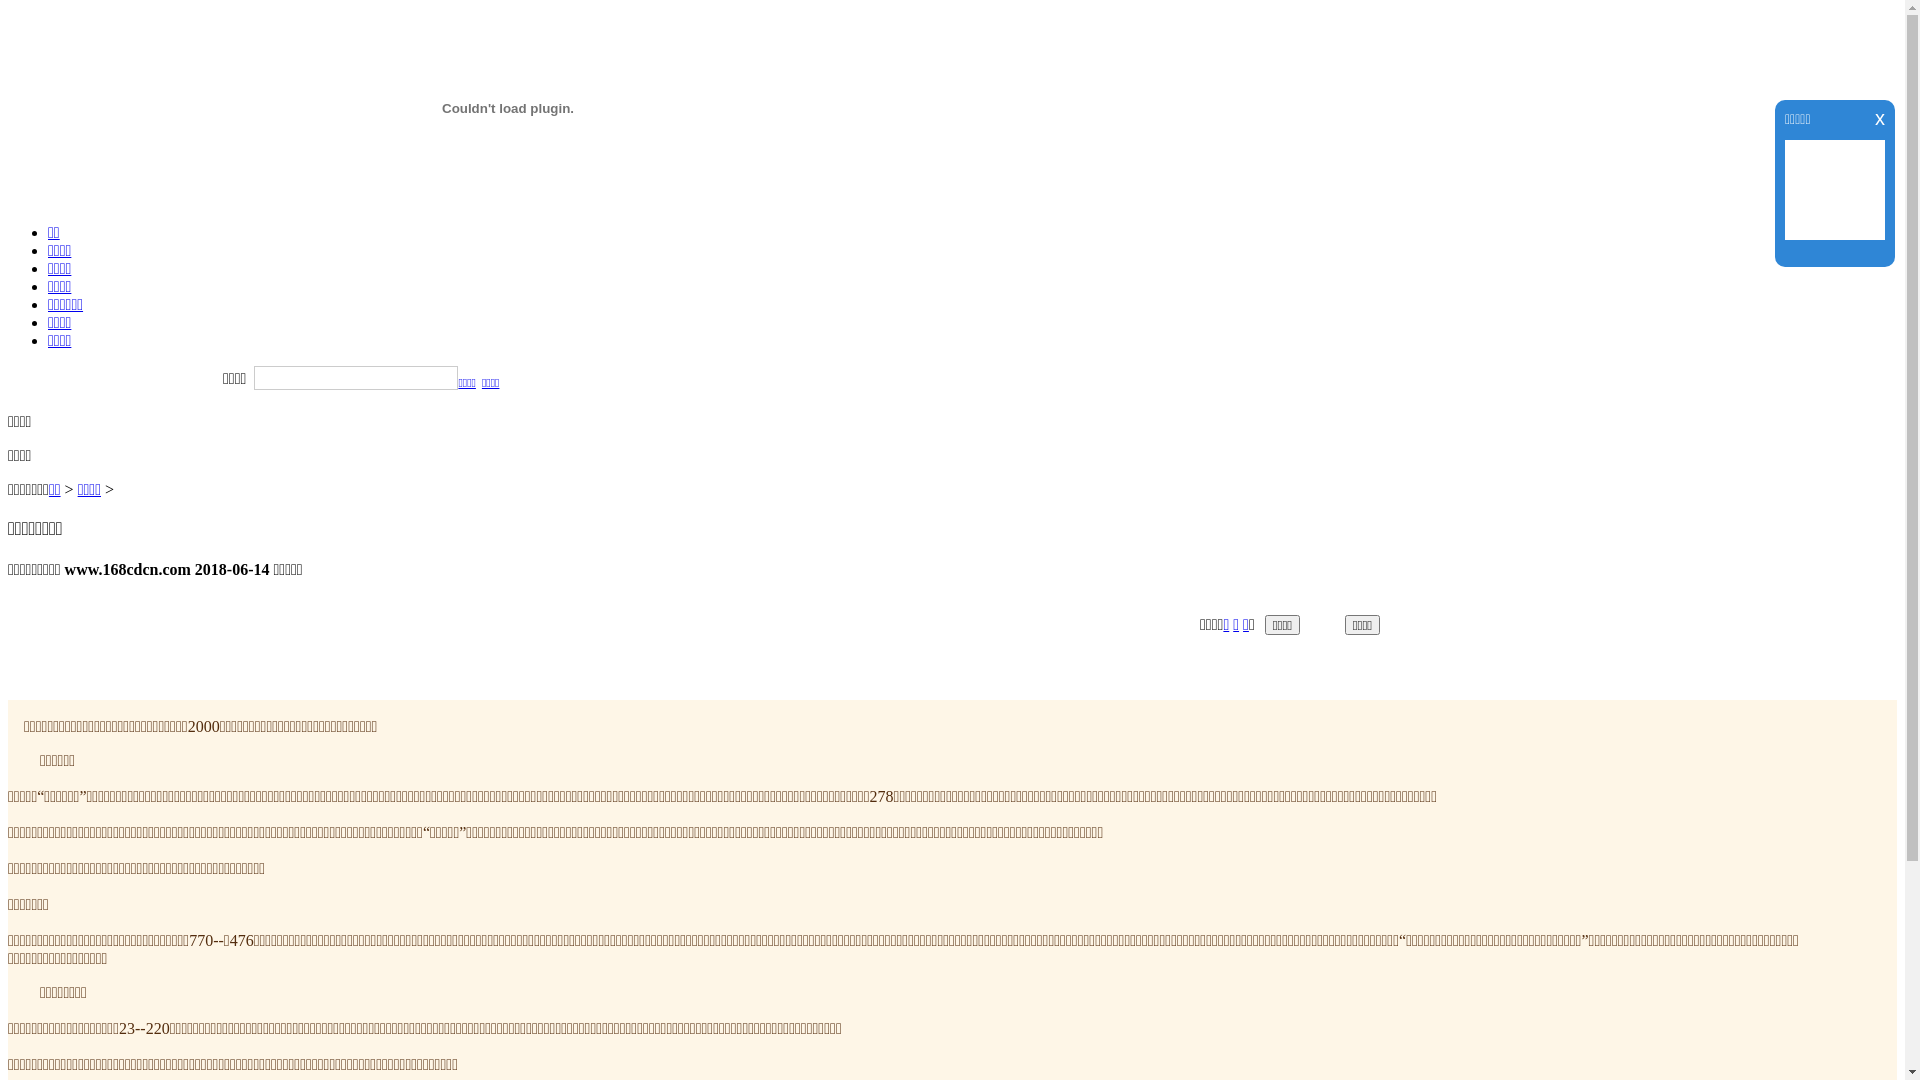  I want to click on 'x', so click(1874, 118).